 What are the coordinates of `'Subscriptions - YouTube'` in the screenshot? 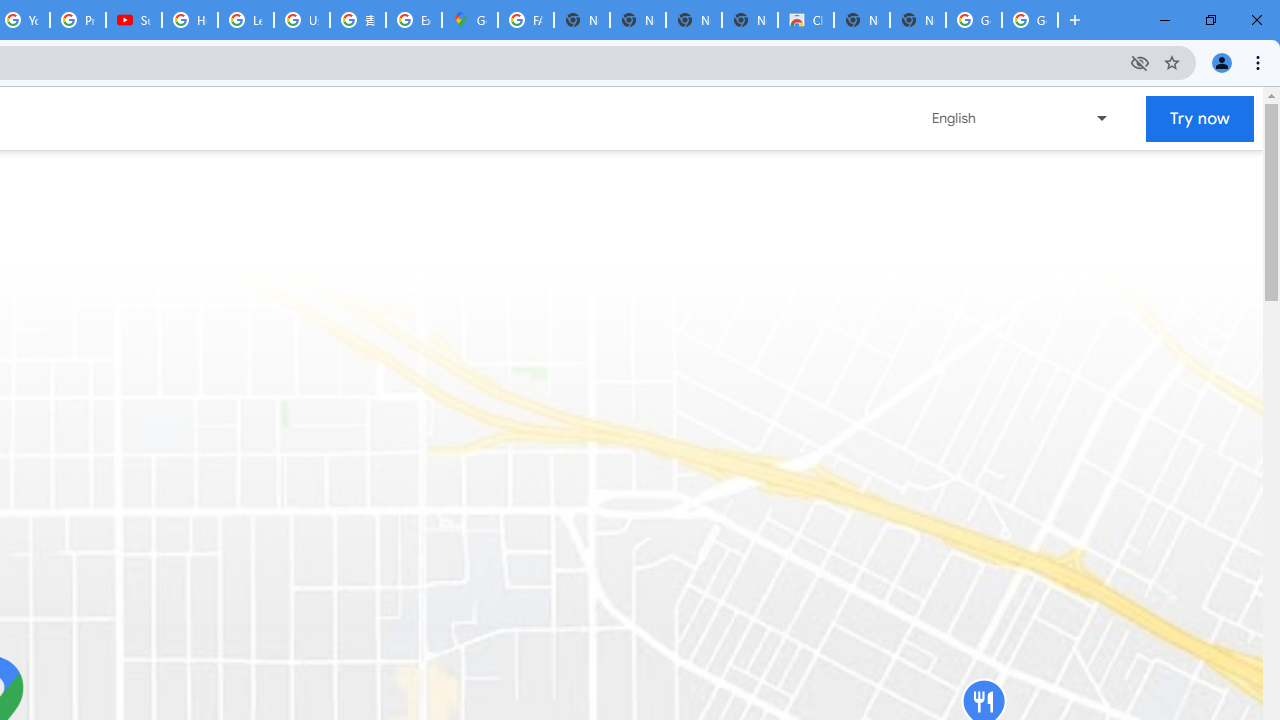 It's located at (133, 20).